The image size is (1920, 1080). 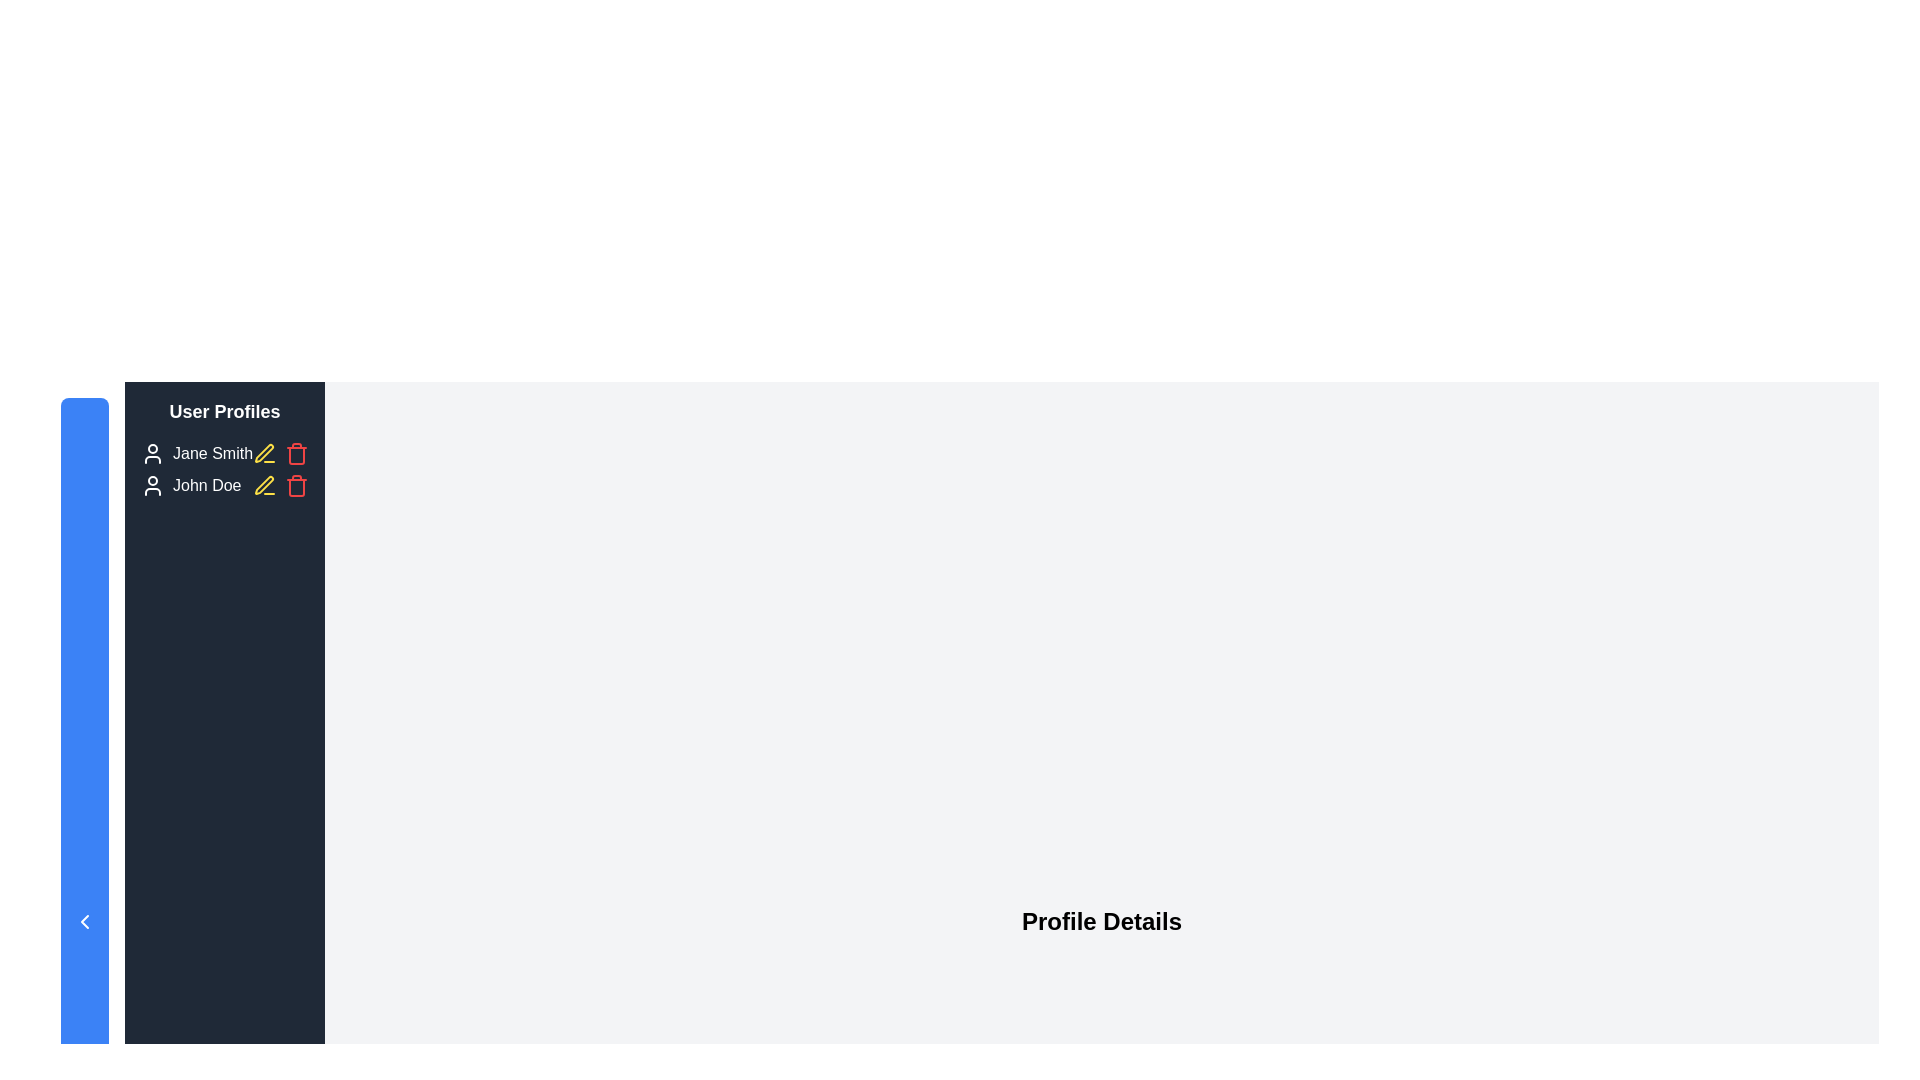 What do you see at coordinates (296, 454) in the screenshot?
I see `the red trash can icon located to the right of the 'John Doe' entry in the 'User Profiles' list` at bounding box center [296, 454].